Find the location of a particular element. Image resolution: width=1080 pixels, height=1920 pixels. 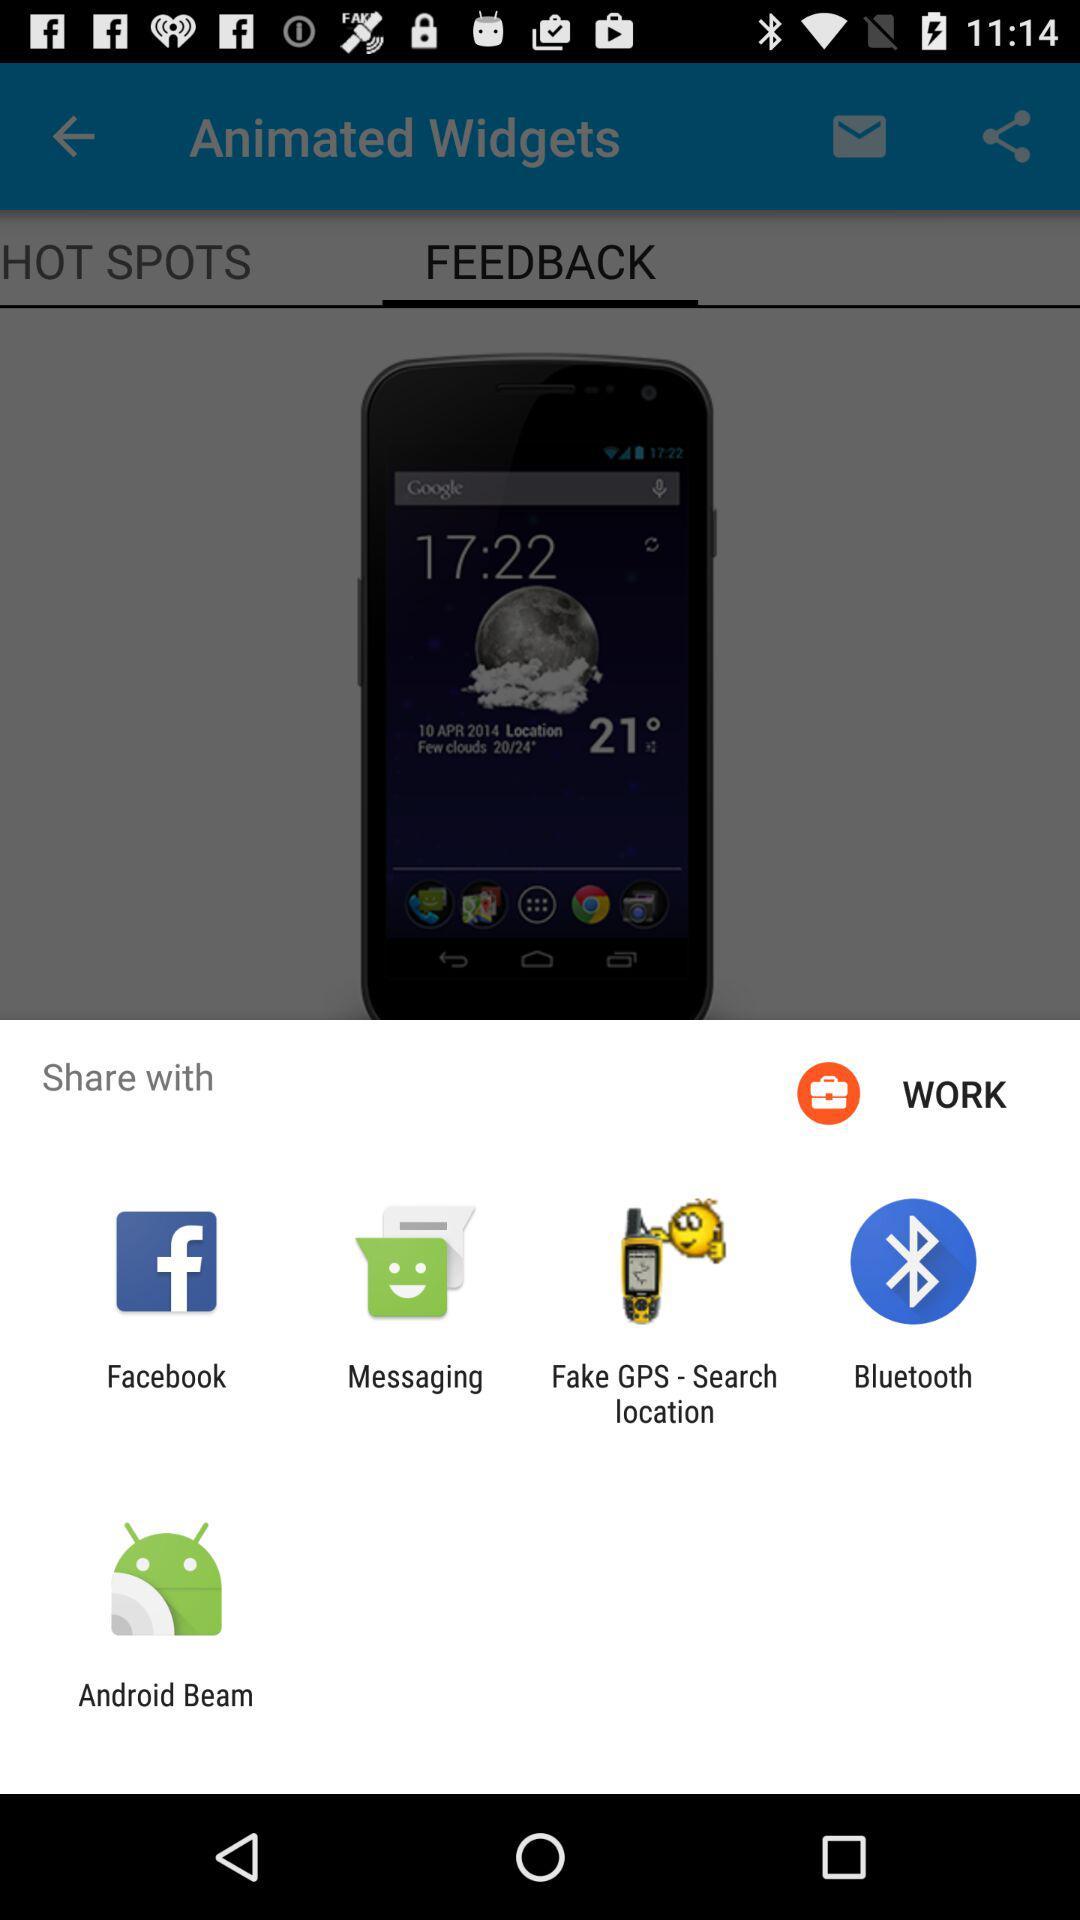

item at the bottom right corner is located at coordinates (913, 1392).